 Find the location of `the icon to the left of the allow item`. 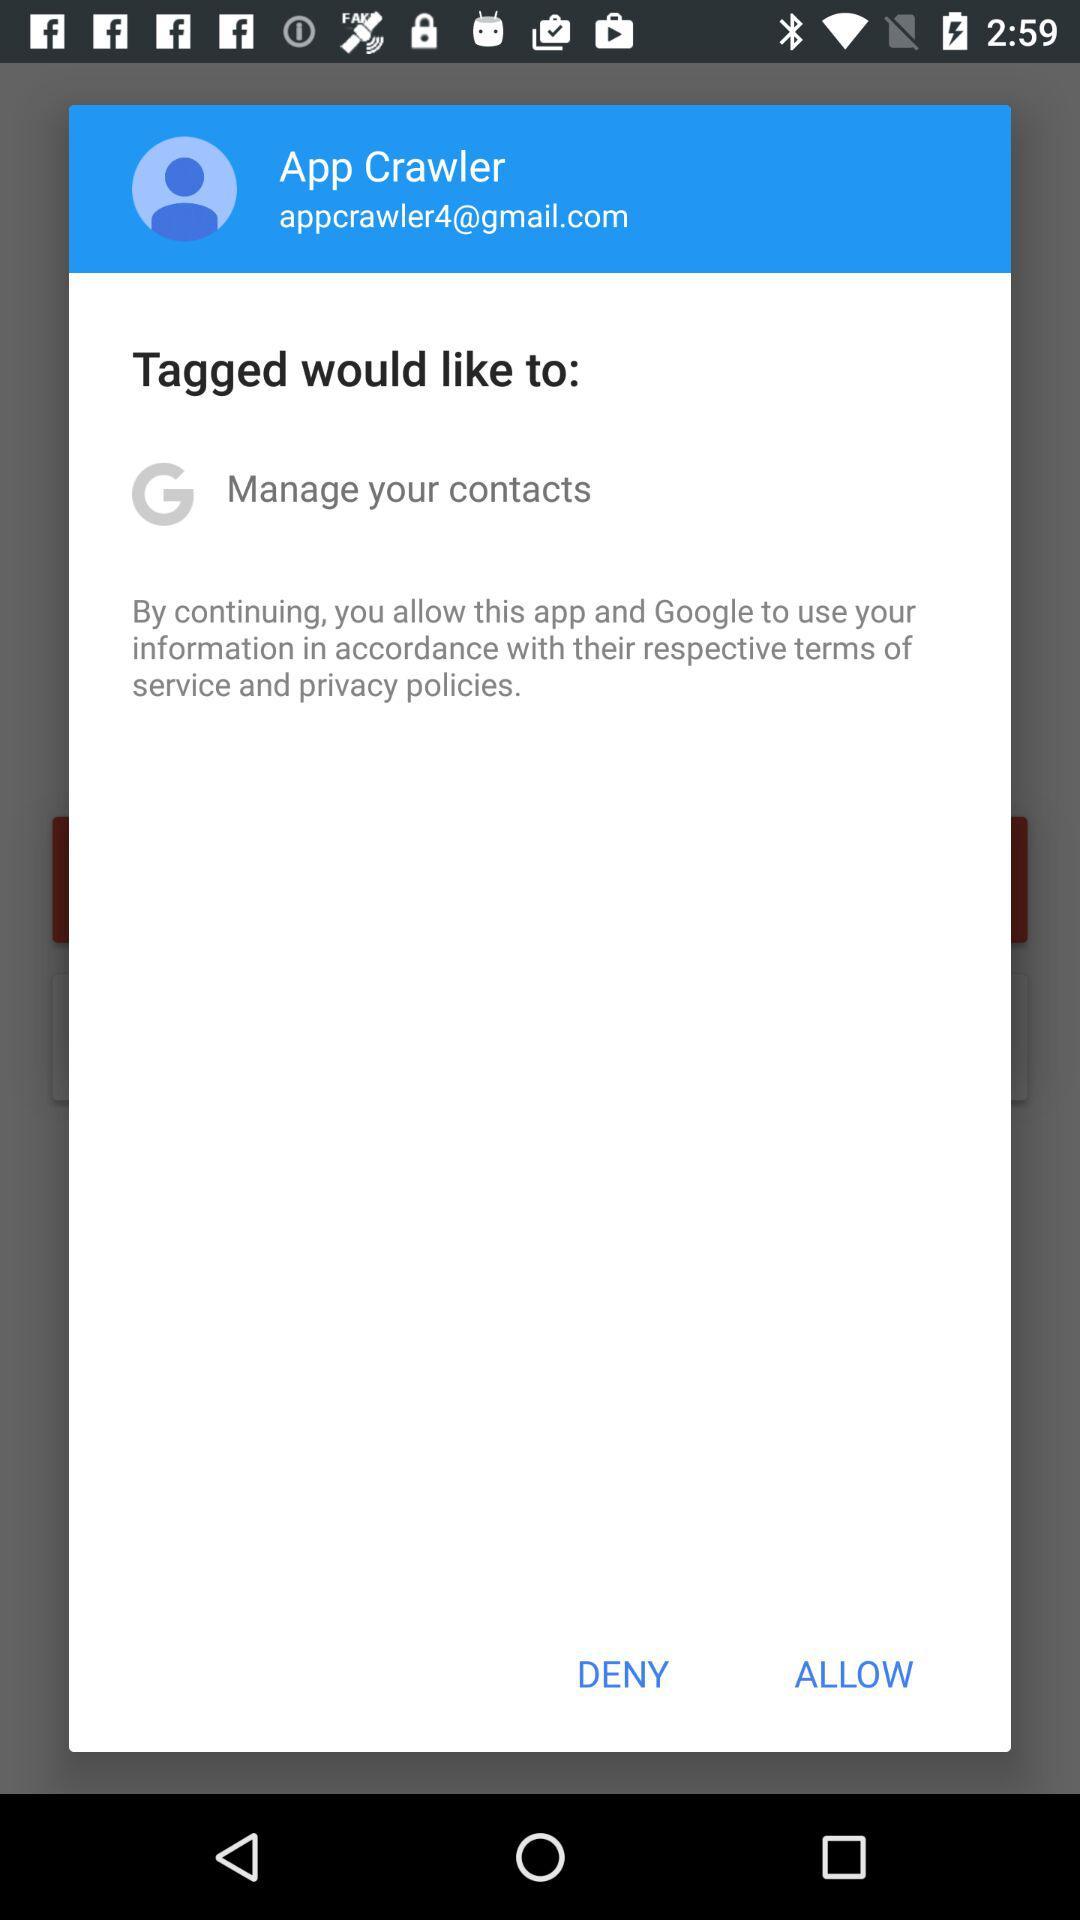

the icon to the left of the allow item is located at coordinates (621, 1673).